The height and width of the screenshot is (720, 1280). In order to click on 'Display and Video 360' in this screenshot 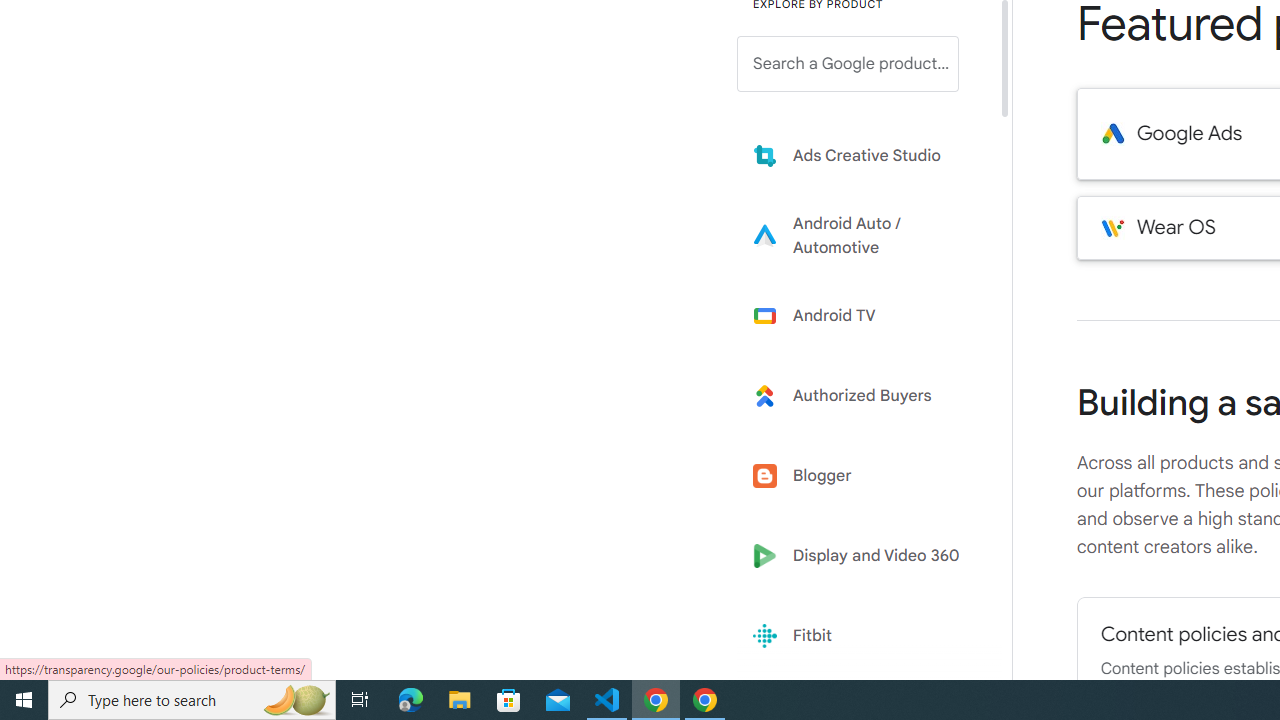, I will do `click(862, 556)`.